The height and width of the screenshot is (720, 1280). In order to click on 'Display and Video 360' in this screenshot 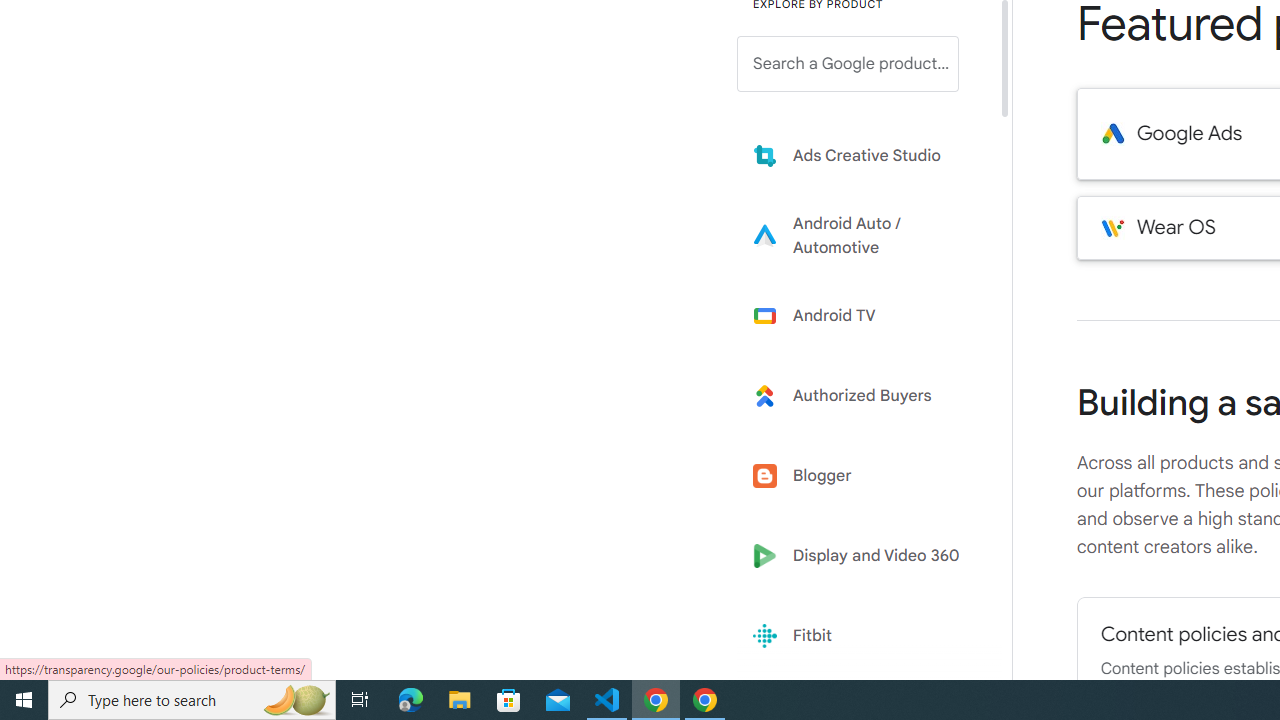, I will do `click(862, 556)`.